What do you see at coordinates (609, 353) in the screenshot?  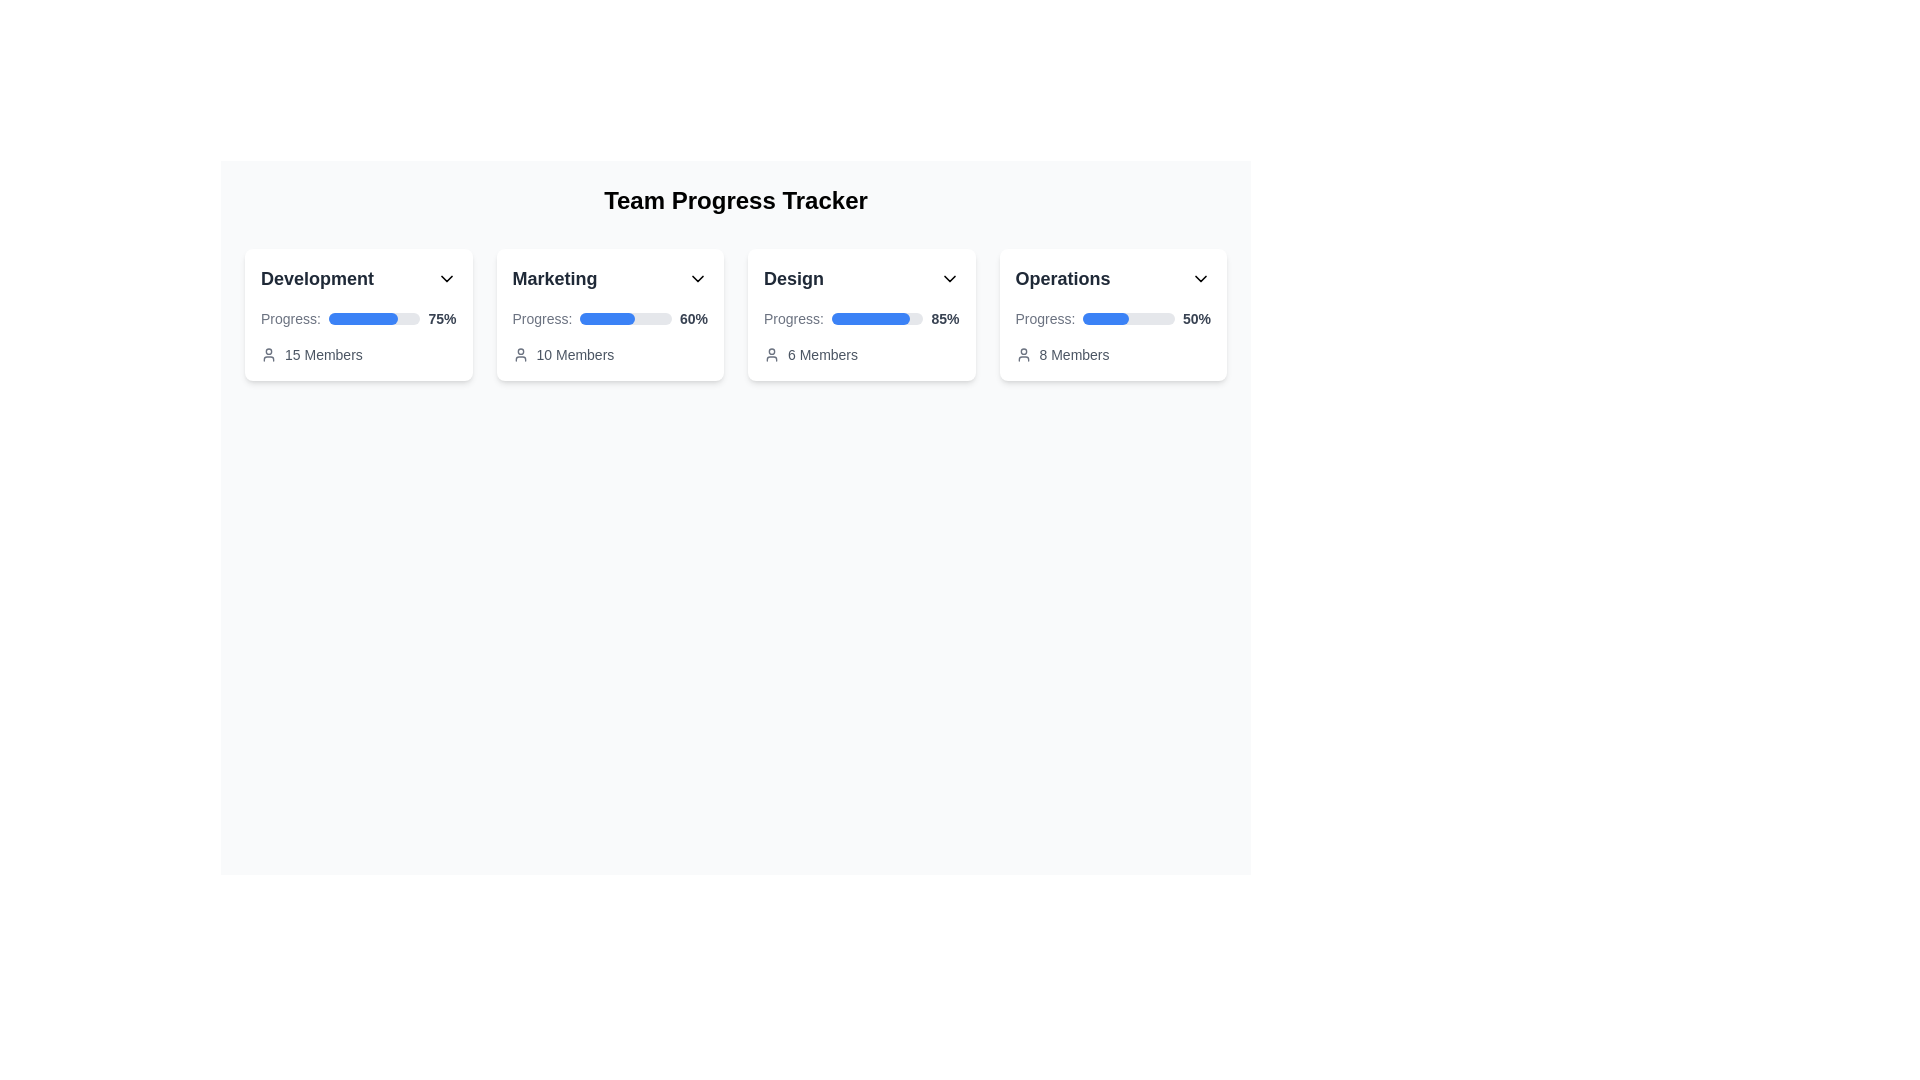 I see `the label with icon indicating the number of members associated with the 'Marketing' section, located at the bottom of the 'Marketing' section card, directly below the blue progress bar and percentage indicator` at bounding box center [609, 353].